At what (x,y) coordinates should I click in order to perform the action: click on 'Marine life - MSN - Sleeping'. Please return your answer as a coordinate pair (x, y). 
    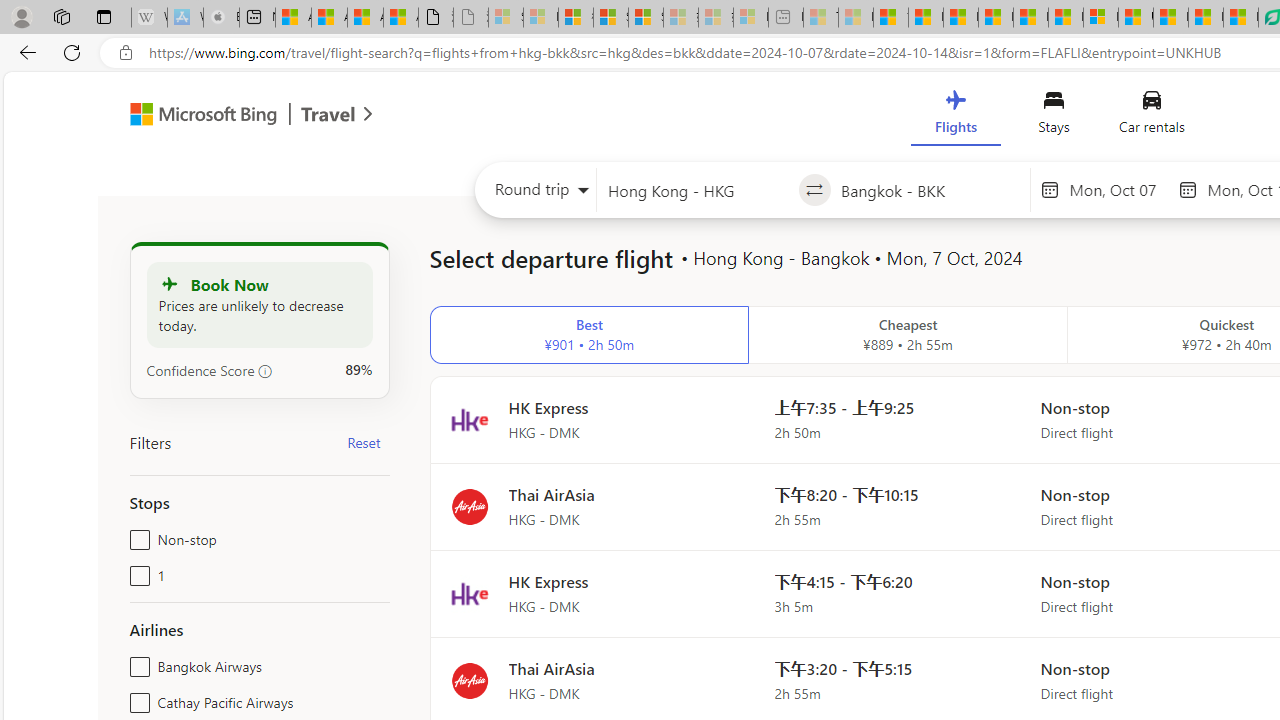
    Looking at the image, I should click on (855, 17).